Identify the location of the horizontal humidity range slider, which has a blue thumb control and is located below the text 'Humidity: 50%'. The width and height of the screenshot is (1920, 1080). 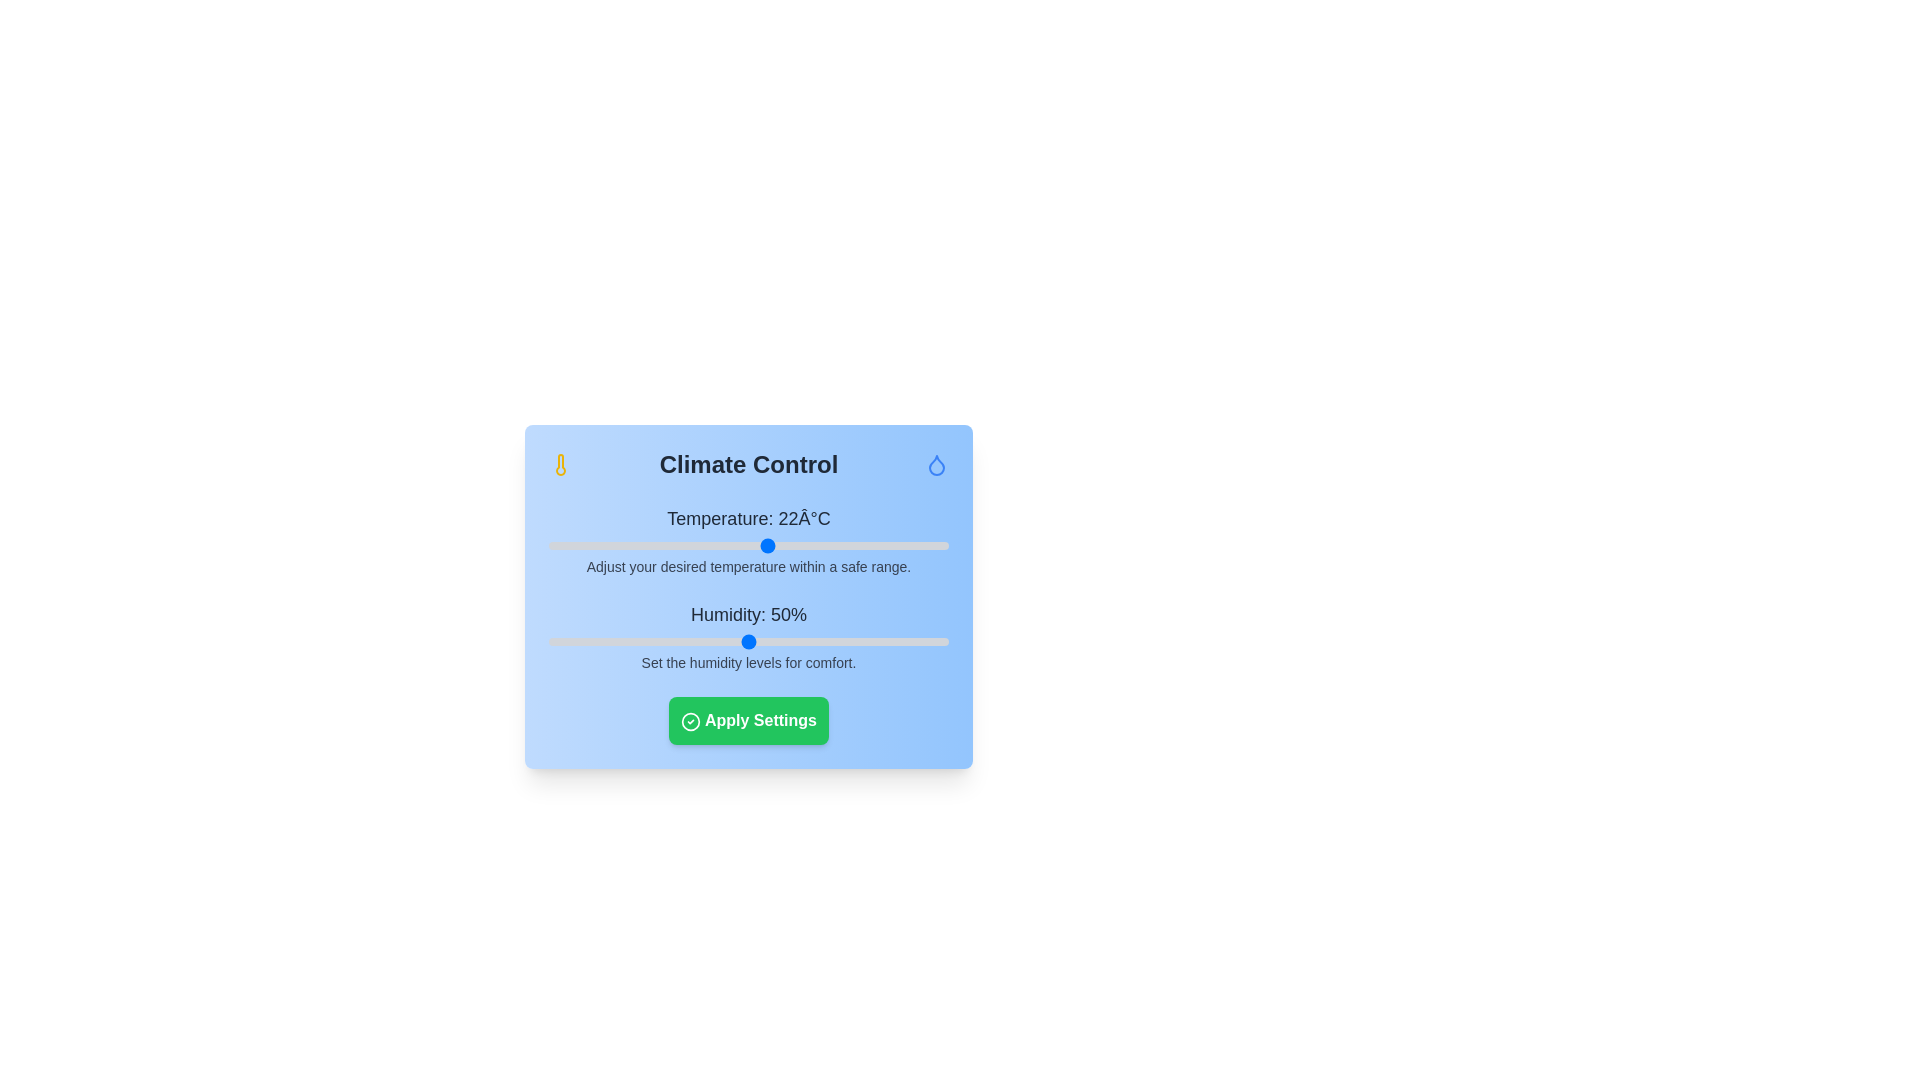
(747, 641).